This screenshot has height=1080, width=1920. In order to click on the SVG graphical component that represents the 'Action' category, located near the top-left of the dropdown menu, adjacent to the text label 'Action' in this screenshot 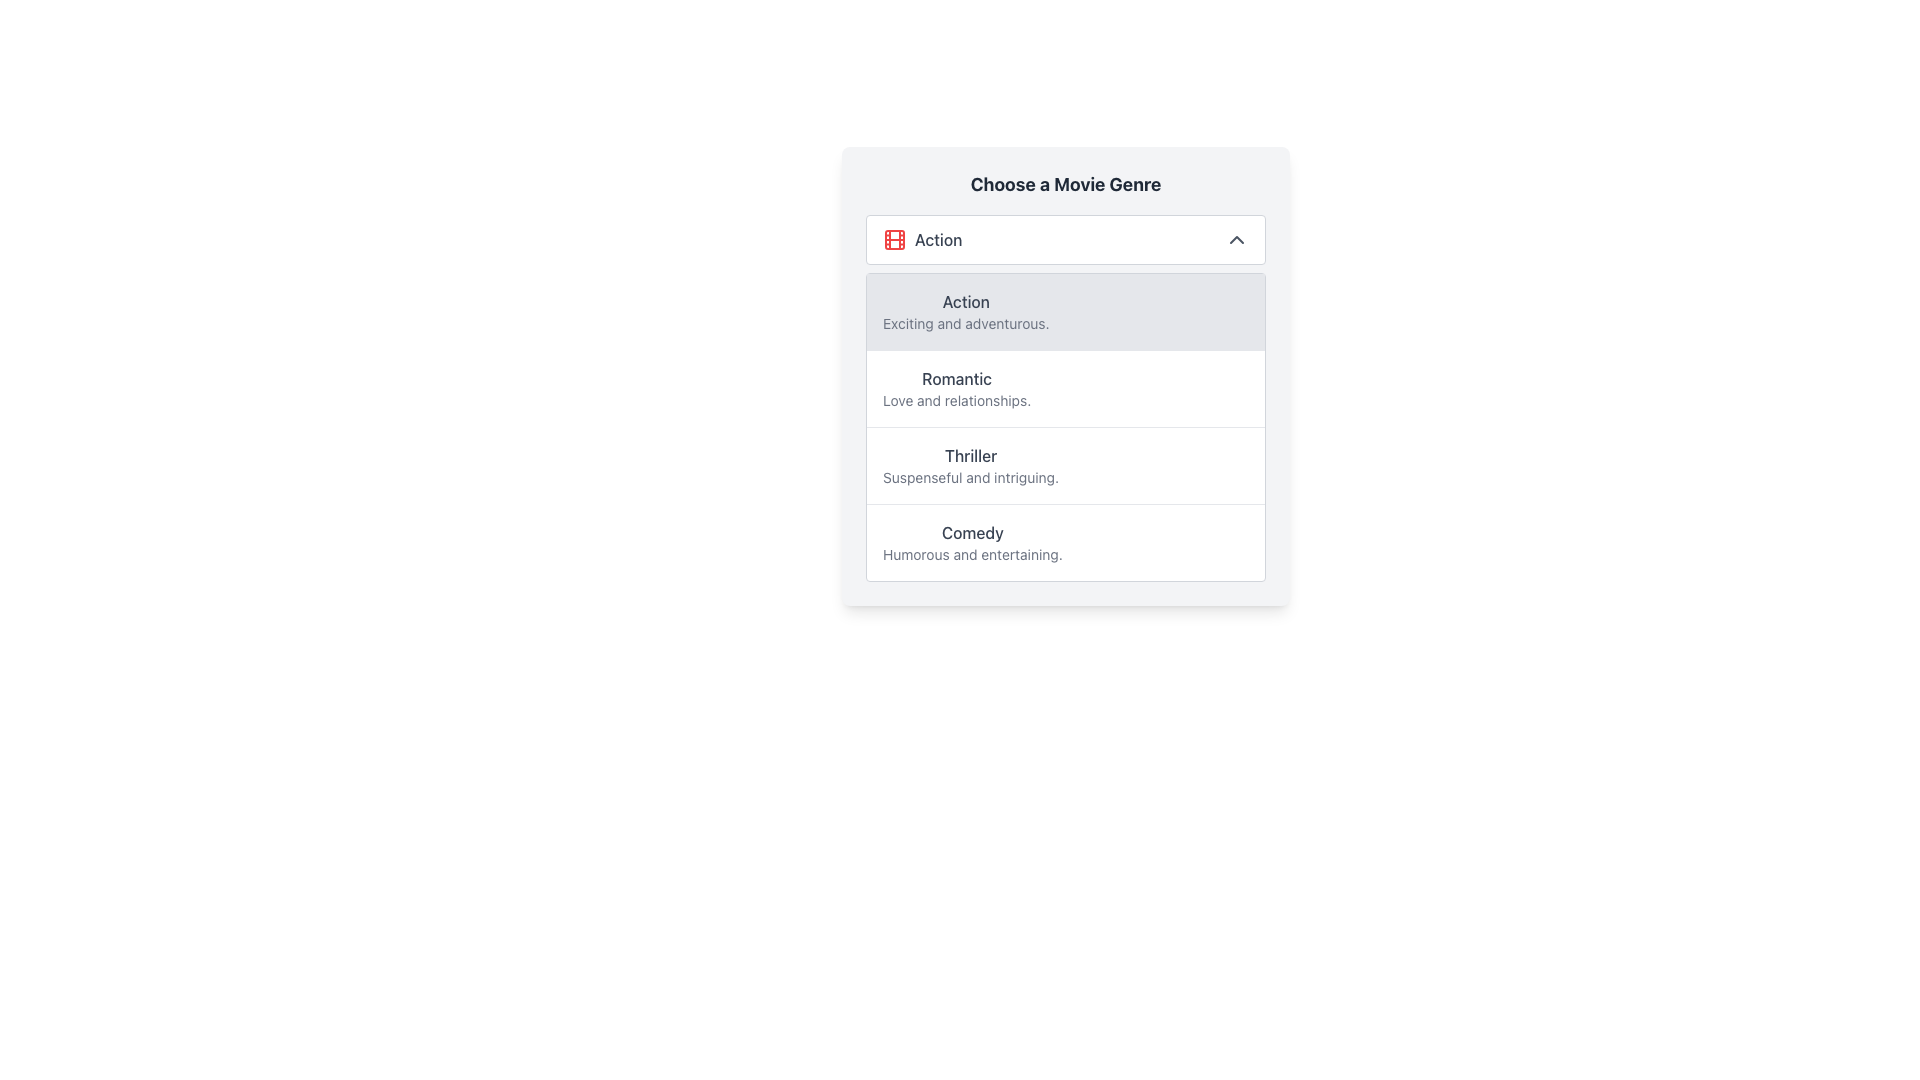, I will do `click(893, 238)`.